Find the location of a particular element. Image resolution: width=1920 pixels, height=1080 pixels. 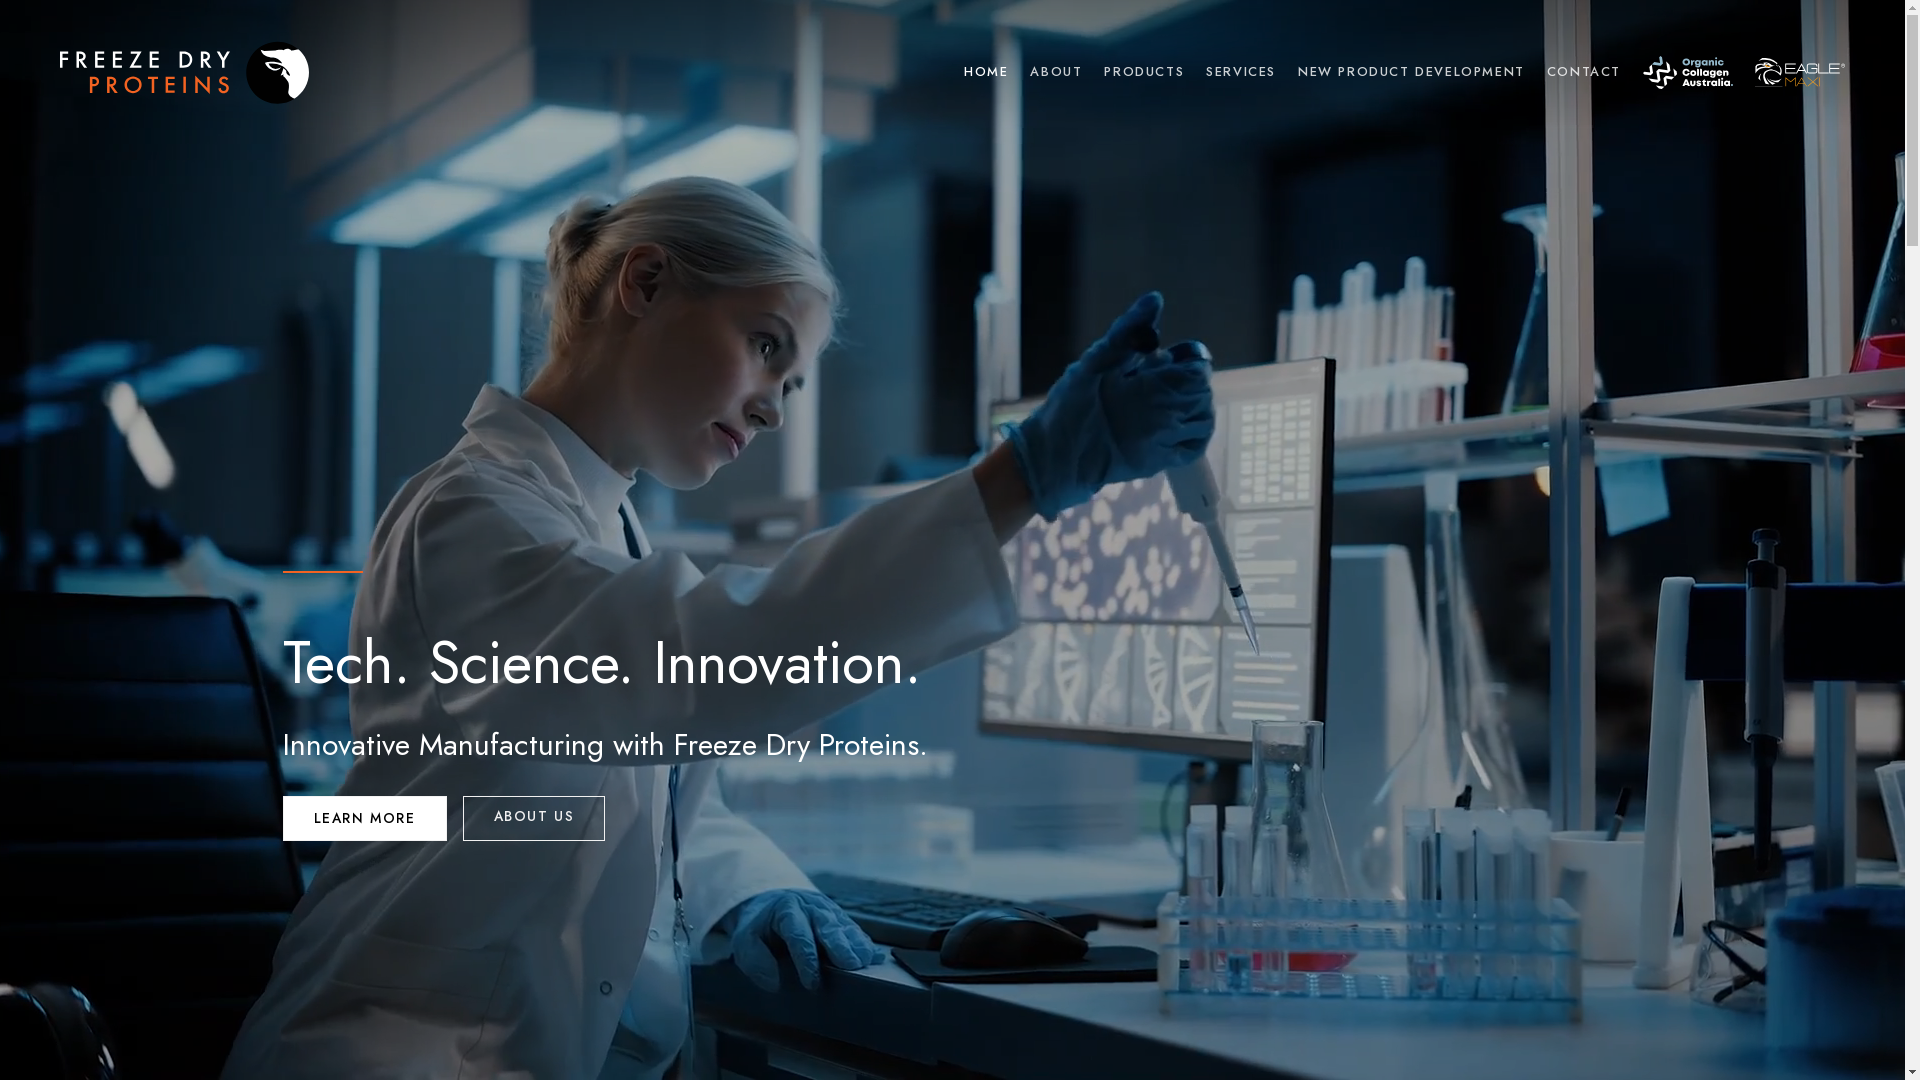

'Skip to content' is located at coordinates (0, 0).